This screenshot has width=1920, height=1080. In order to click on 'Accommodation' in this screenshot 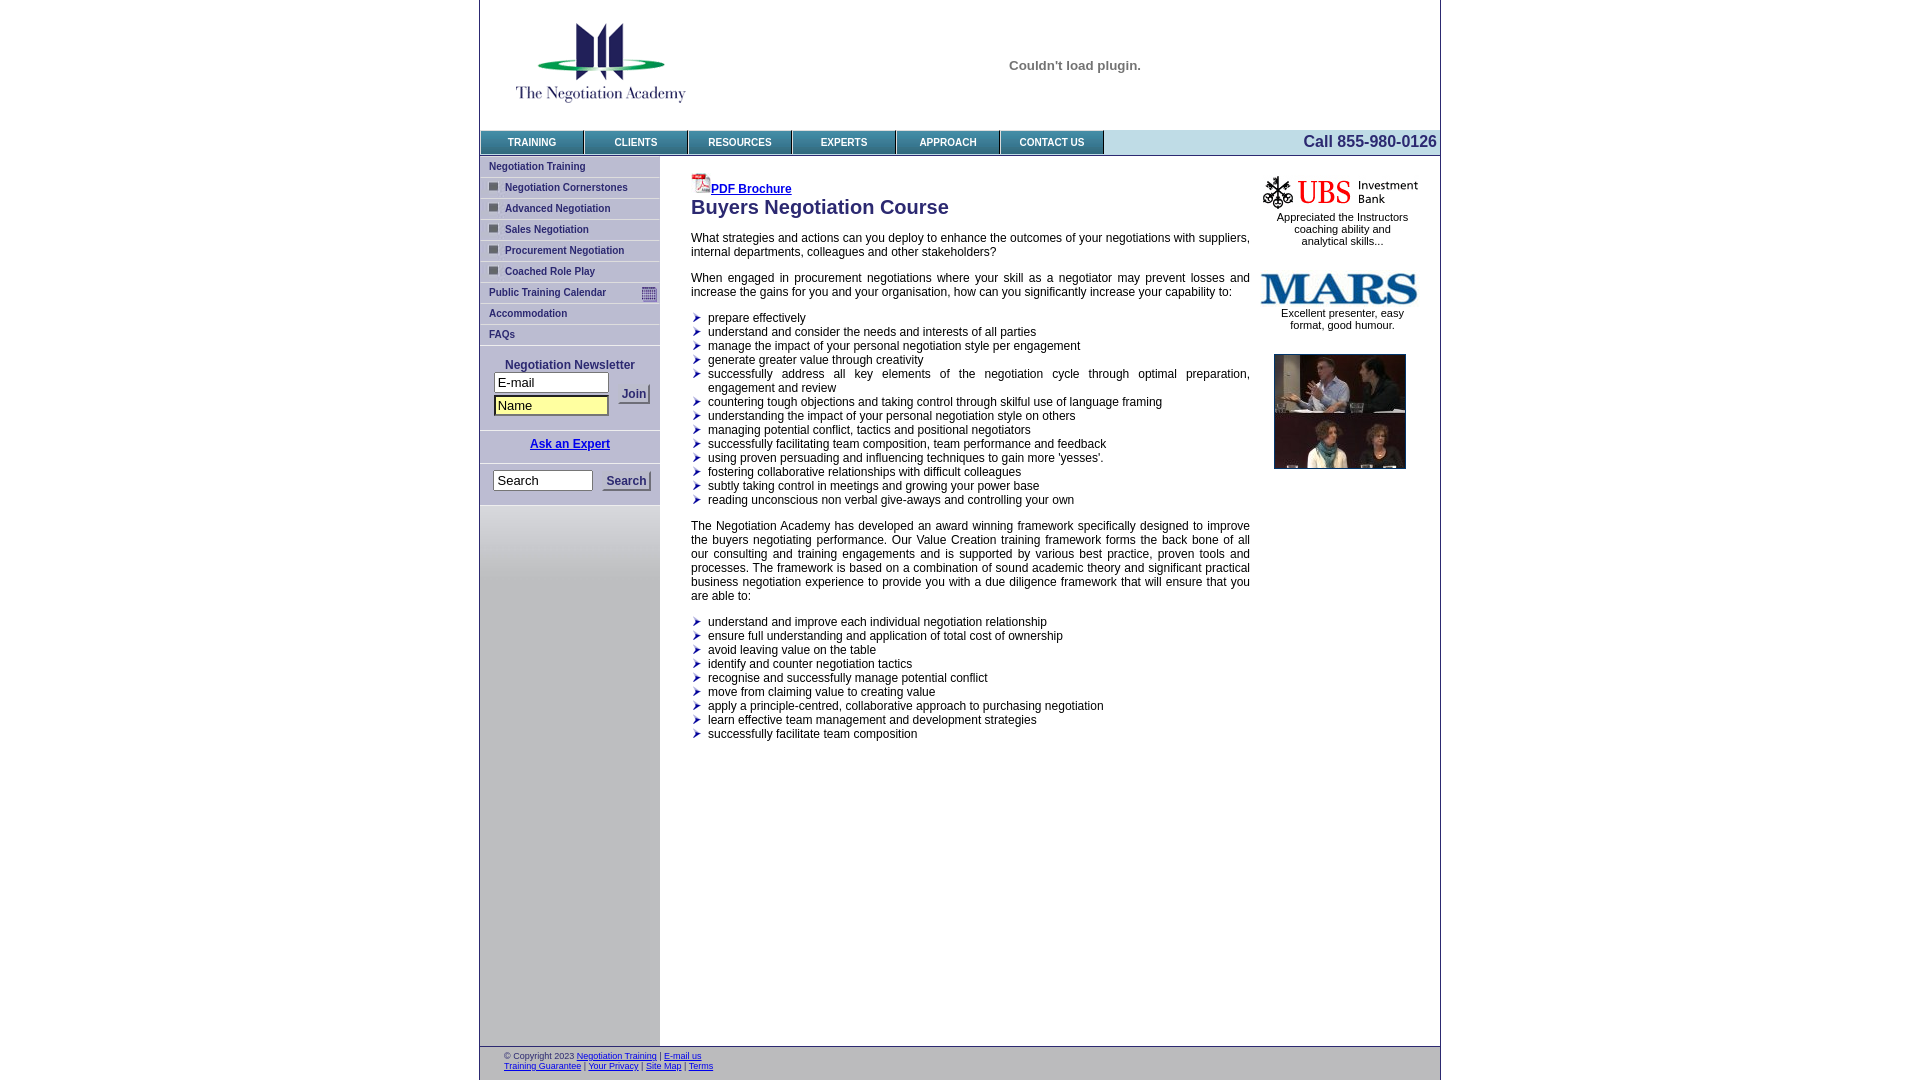, I will do `click(569, 313)`.